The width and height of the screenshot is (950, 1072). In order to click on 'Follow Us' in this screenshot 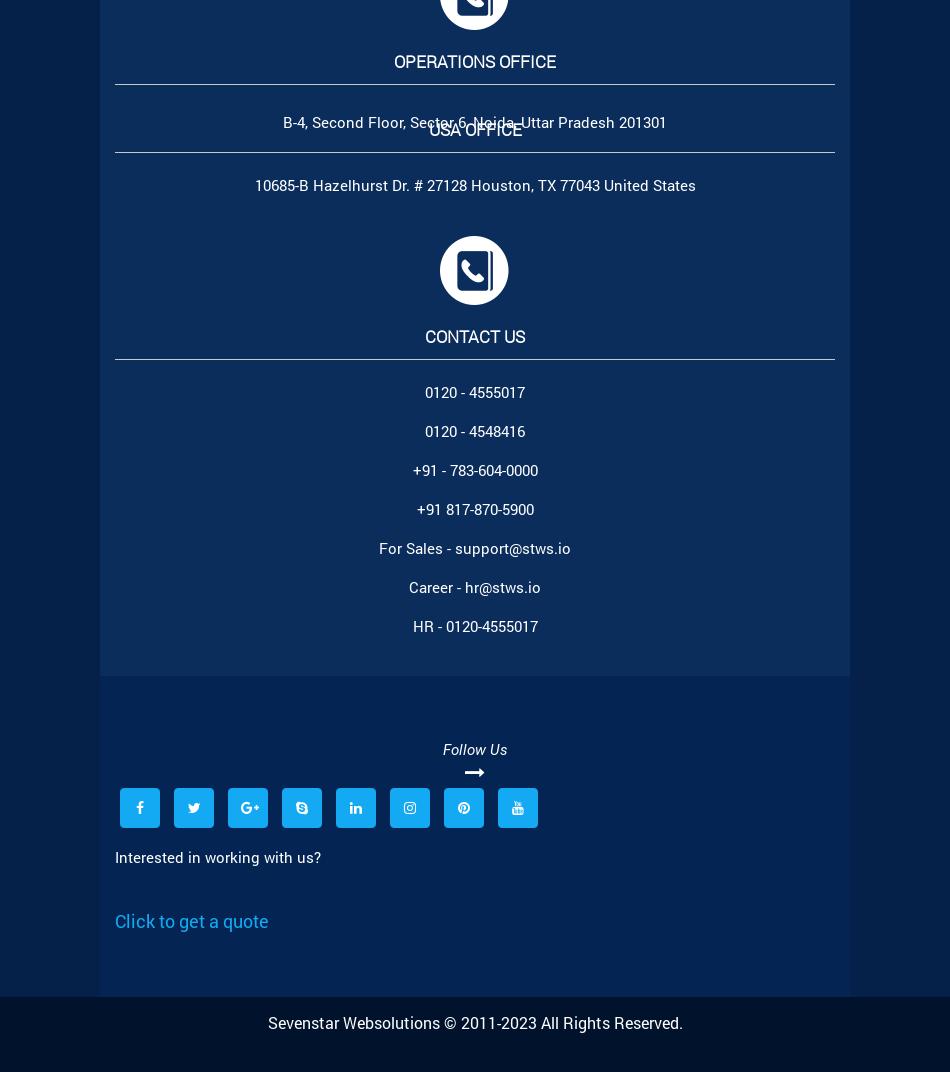, I will do `click(473, 749)`.